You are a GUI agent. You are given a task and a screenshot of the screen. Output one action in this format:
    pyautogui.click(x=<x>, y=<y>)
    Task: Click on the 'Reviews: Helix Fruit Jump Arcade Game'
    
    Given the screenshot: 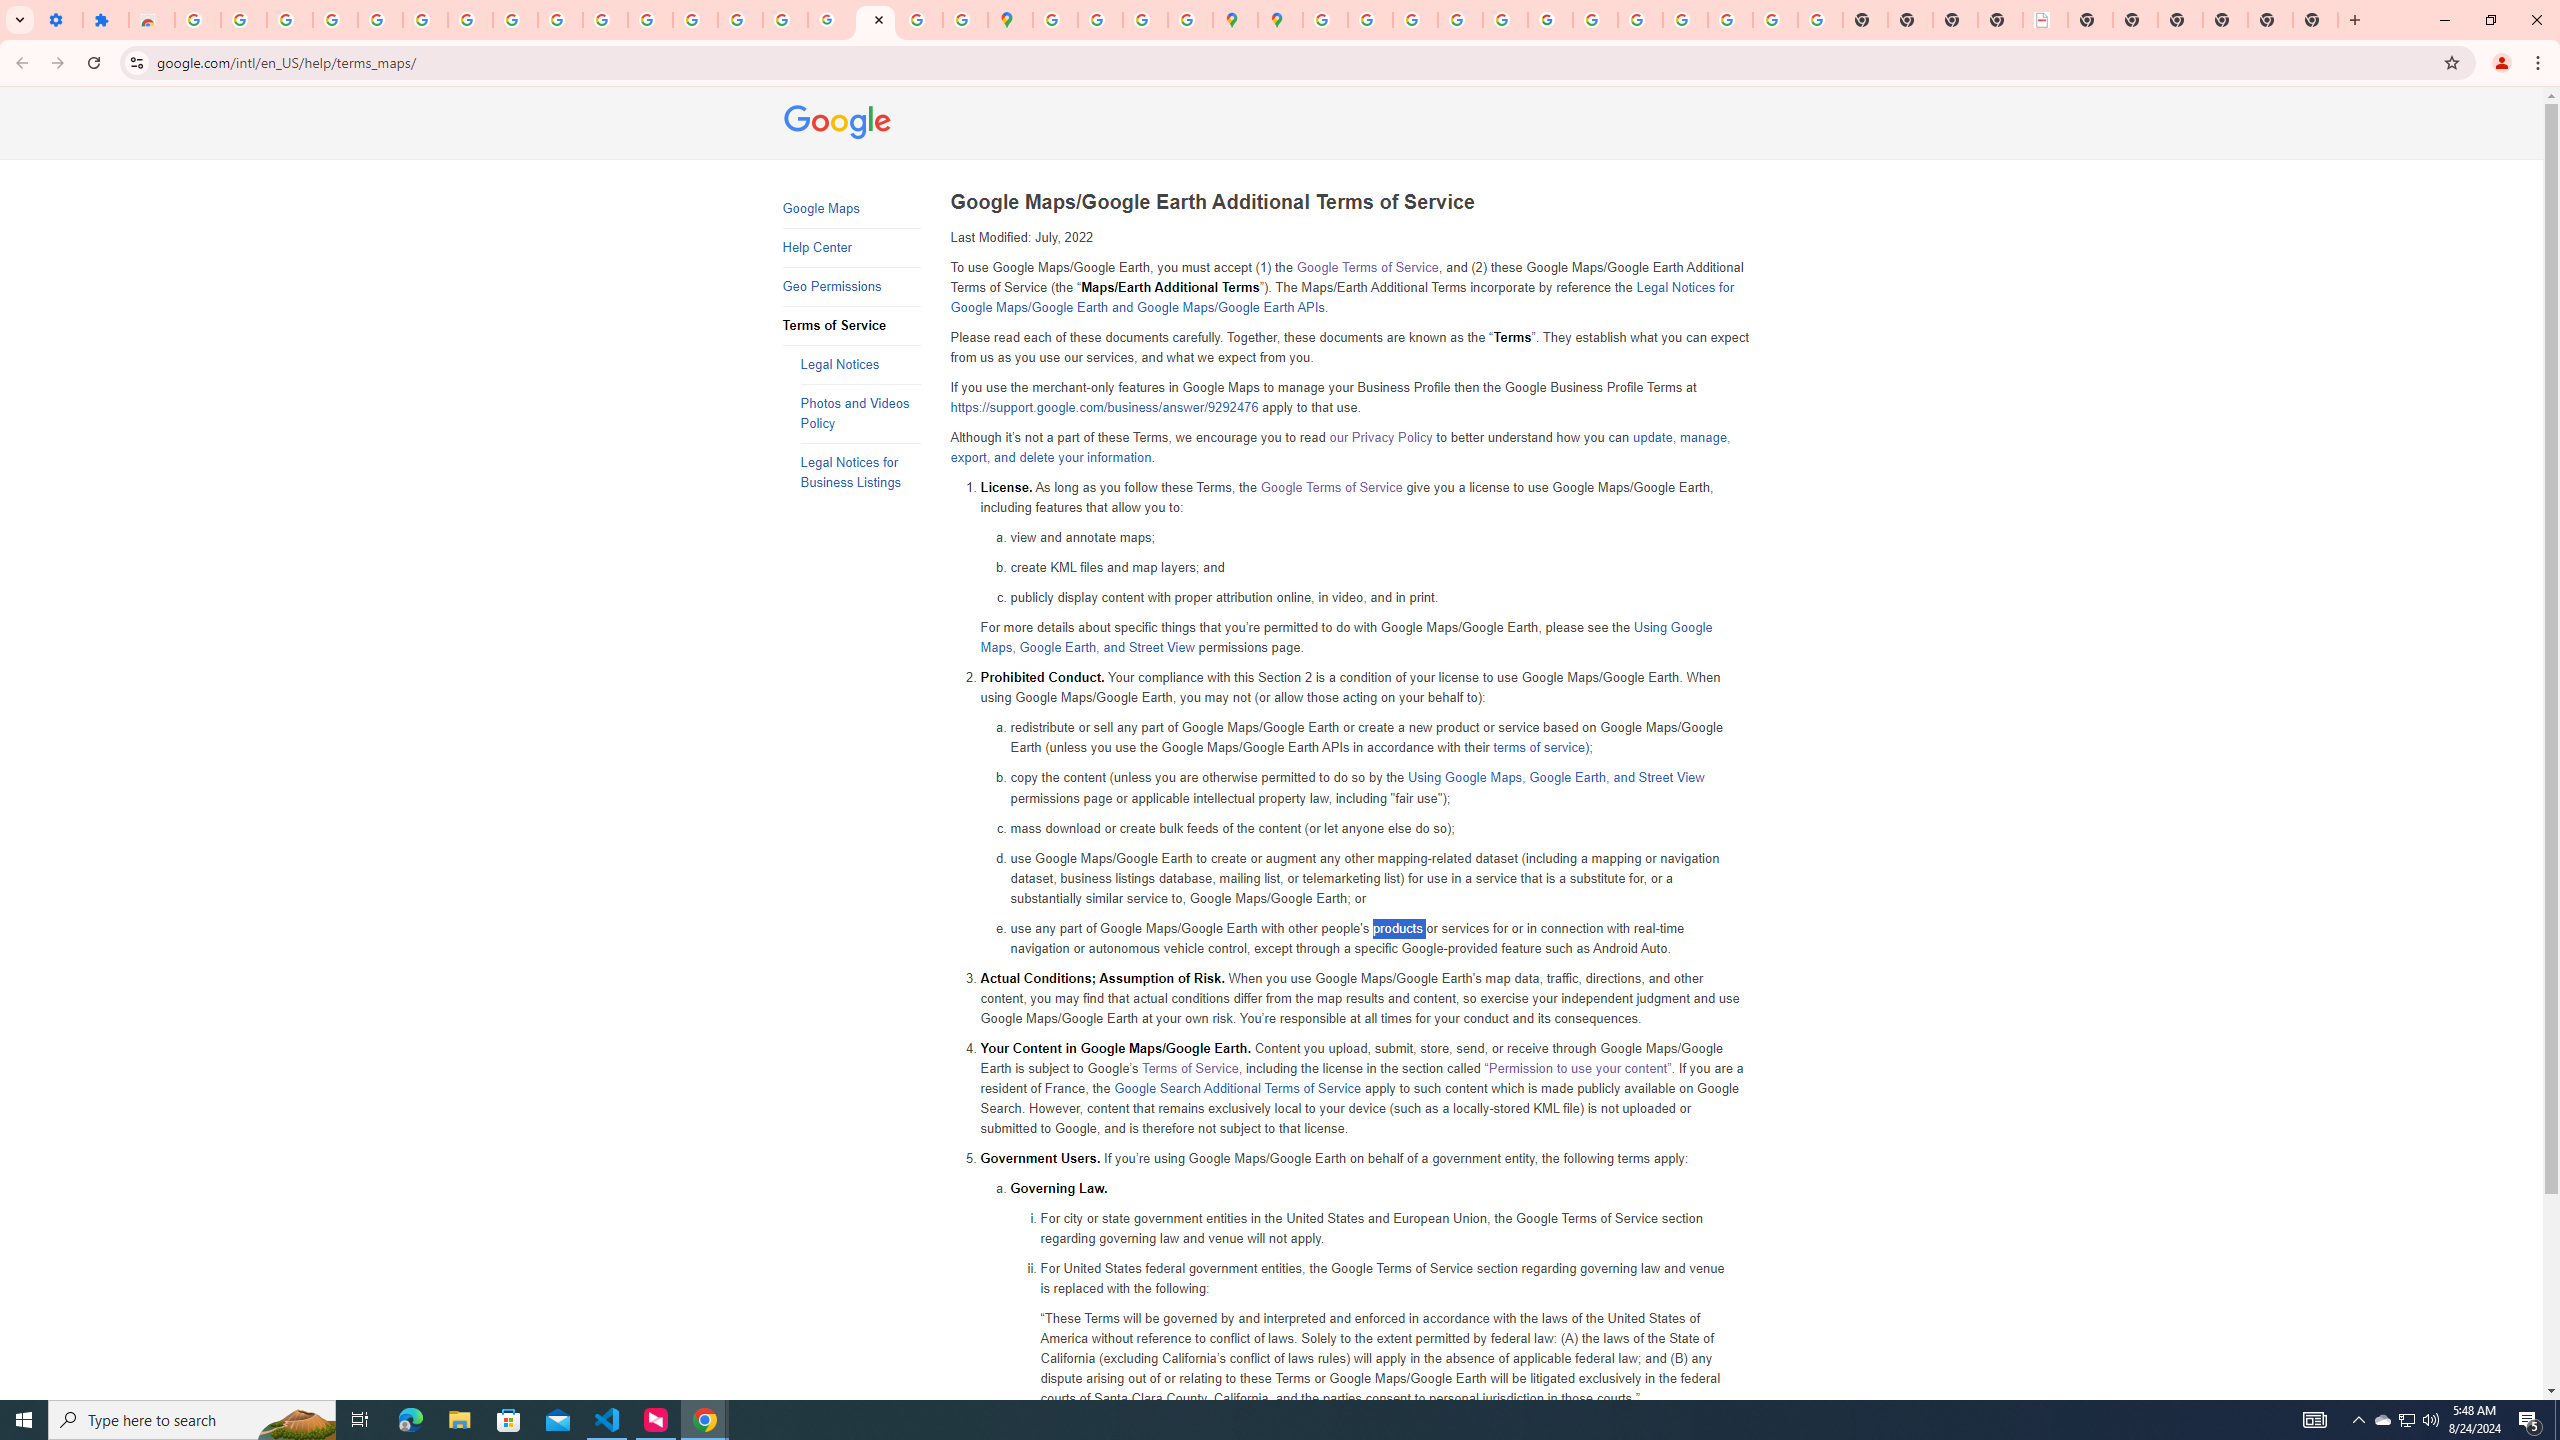 What is the action you would take?
    pyautogui.click(x=151, y=19)
    